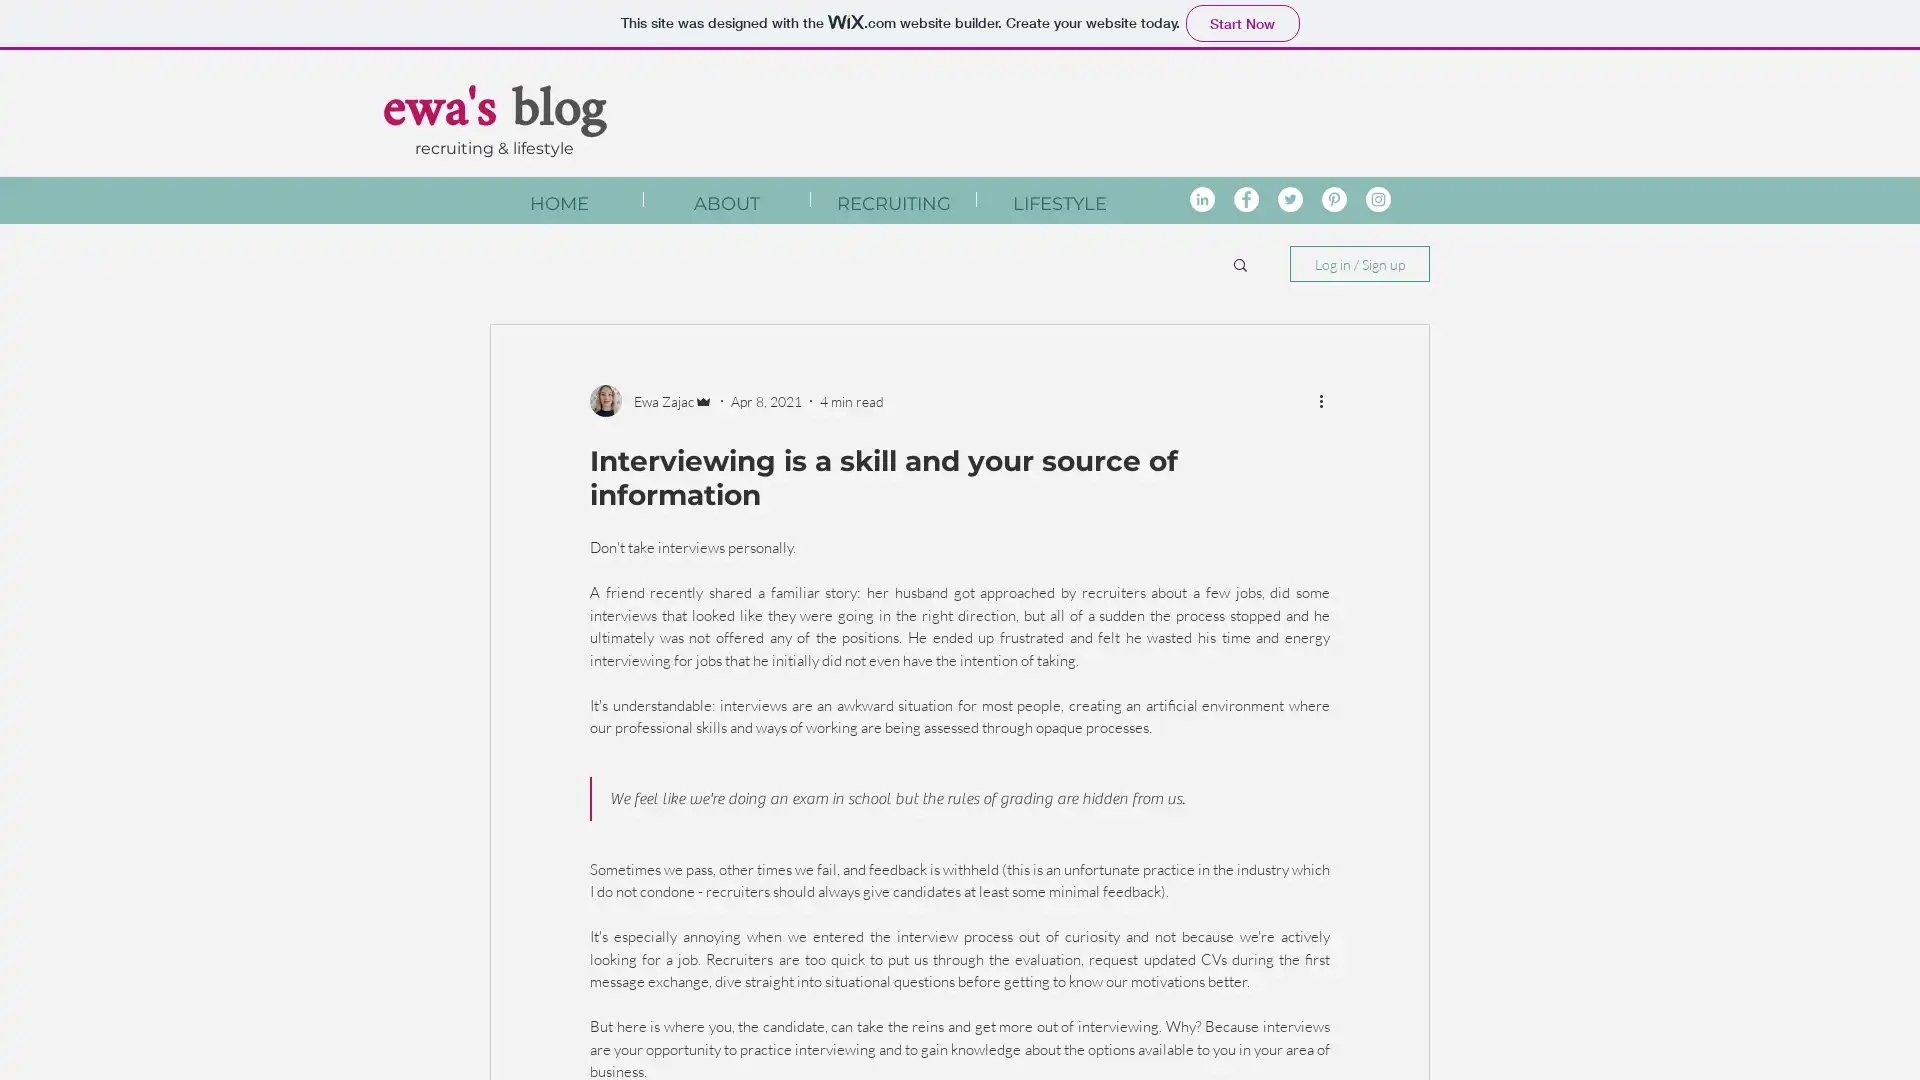 This screenshot has width=1920, height=1080. What do you see at coordinates (1359, 262) in the screenshot?
I see `Log in / Sign up` at bounding box center [1359, 262].